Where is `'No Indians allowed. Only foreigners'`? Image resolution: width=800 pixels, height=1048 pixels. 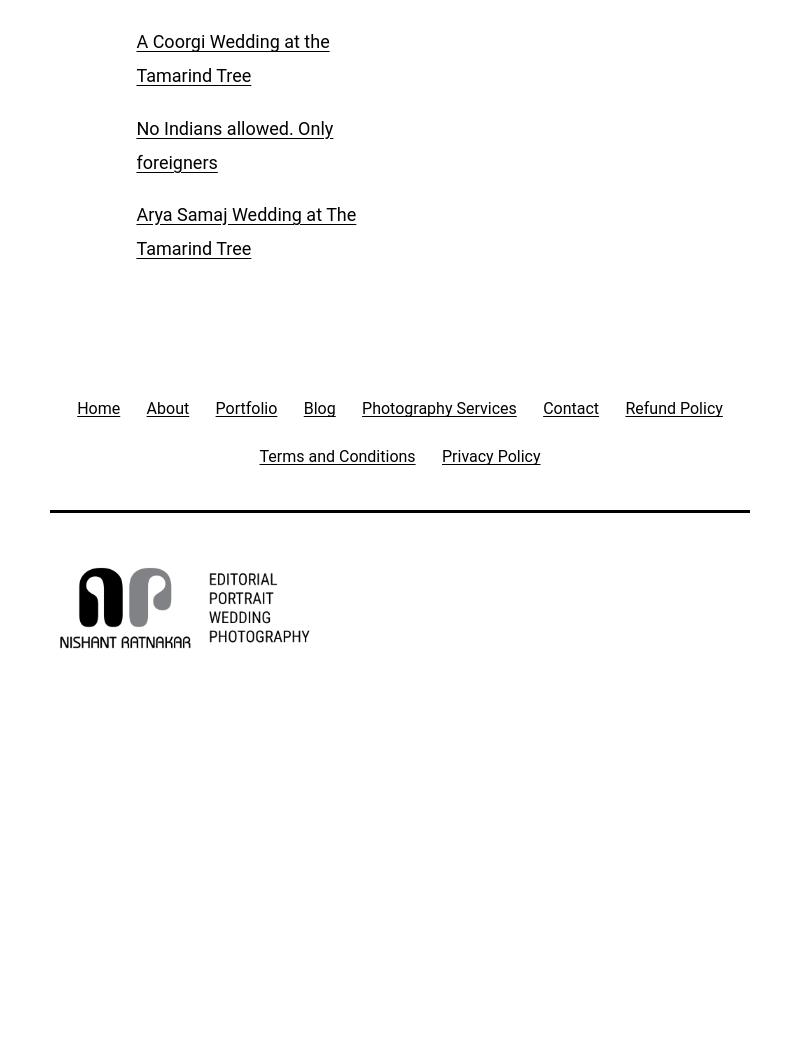
'No Indians allowed. Only foreigners' is located at coordinates (233, 144).